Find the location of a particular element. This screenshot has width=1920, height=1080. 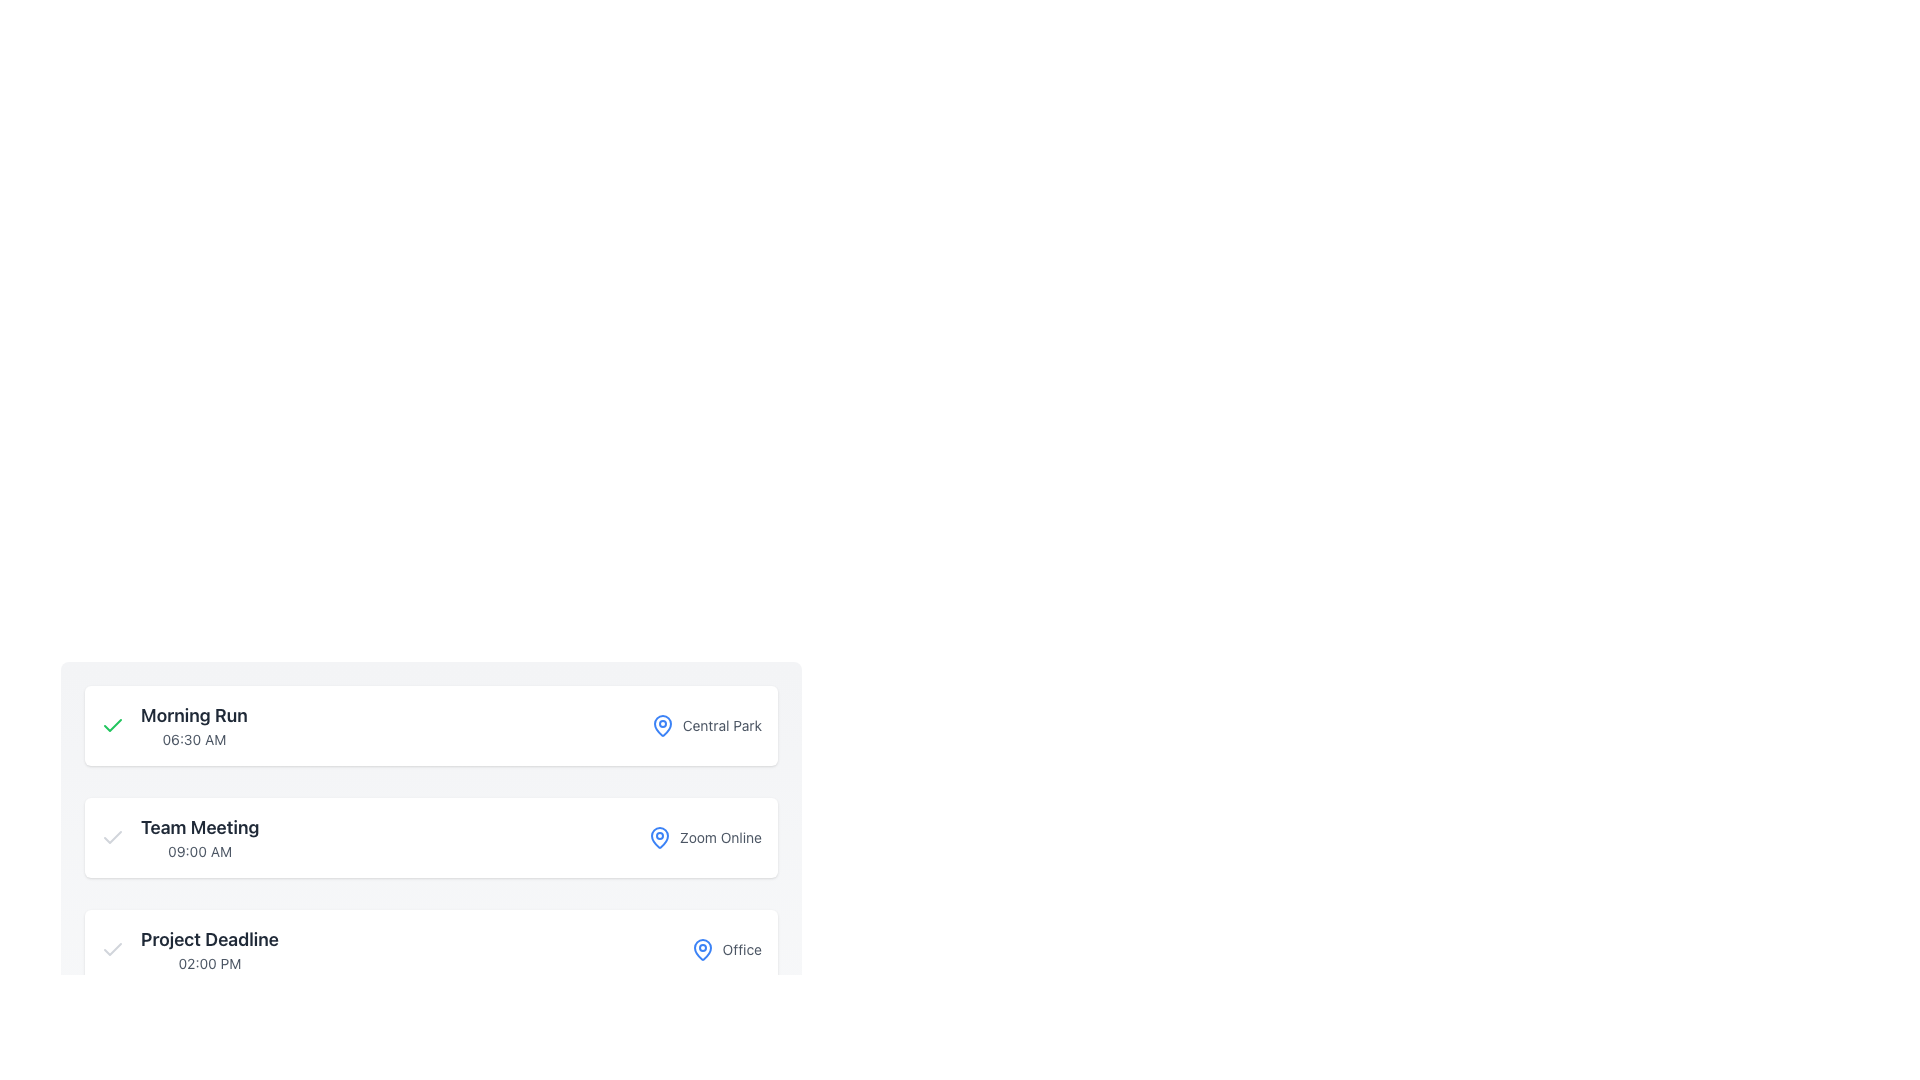

the static text element displaying the time '02:00 PM', which is styled with a small font and gray color, located below 'Project Deadline' is located at coordinates (210, 963).